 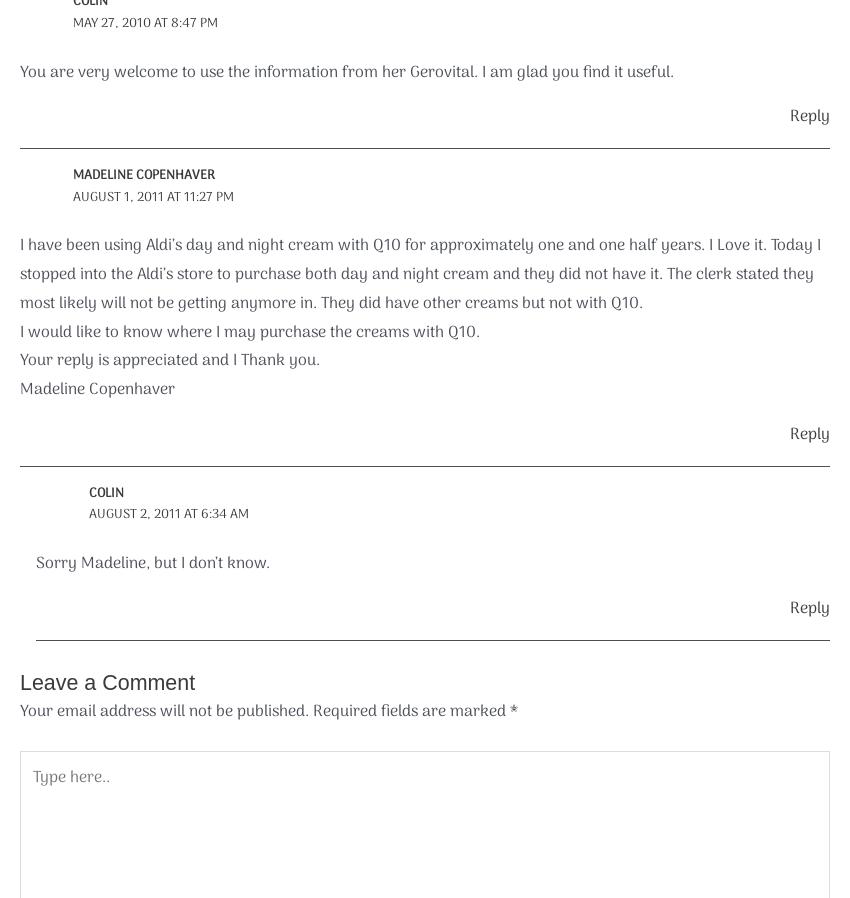 What do you see at coordinates (345, 71) in the screenshot?
I see `'You are very welcome to use the information from her Gerovital.  I am glad you find it useful.'` at bounding box center [345, 71].